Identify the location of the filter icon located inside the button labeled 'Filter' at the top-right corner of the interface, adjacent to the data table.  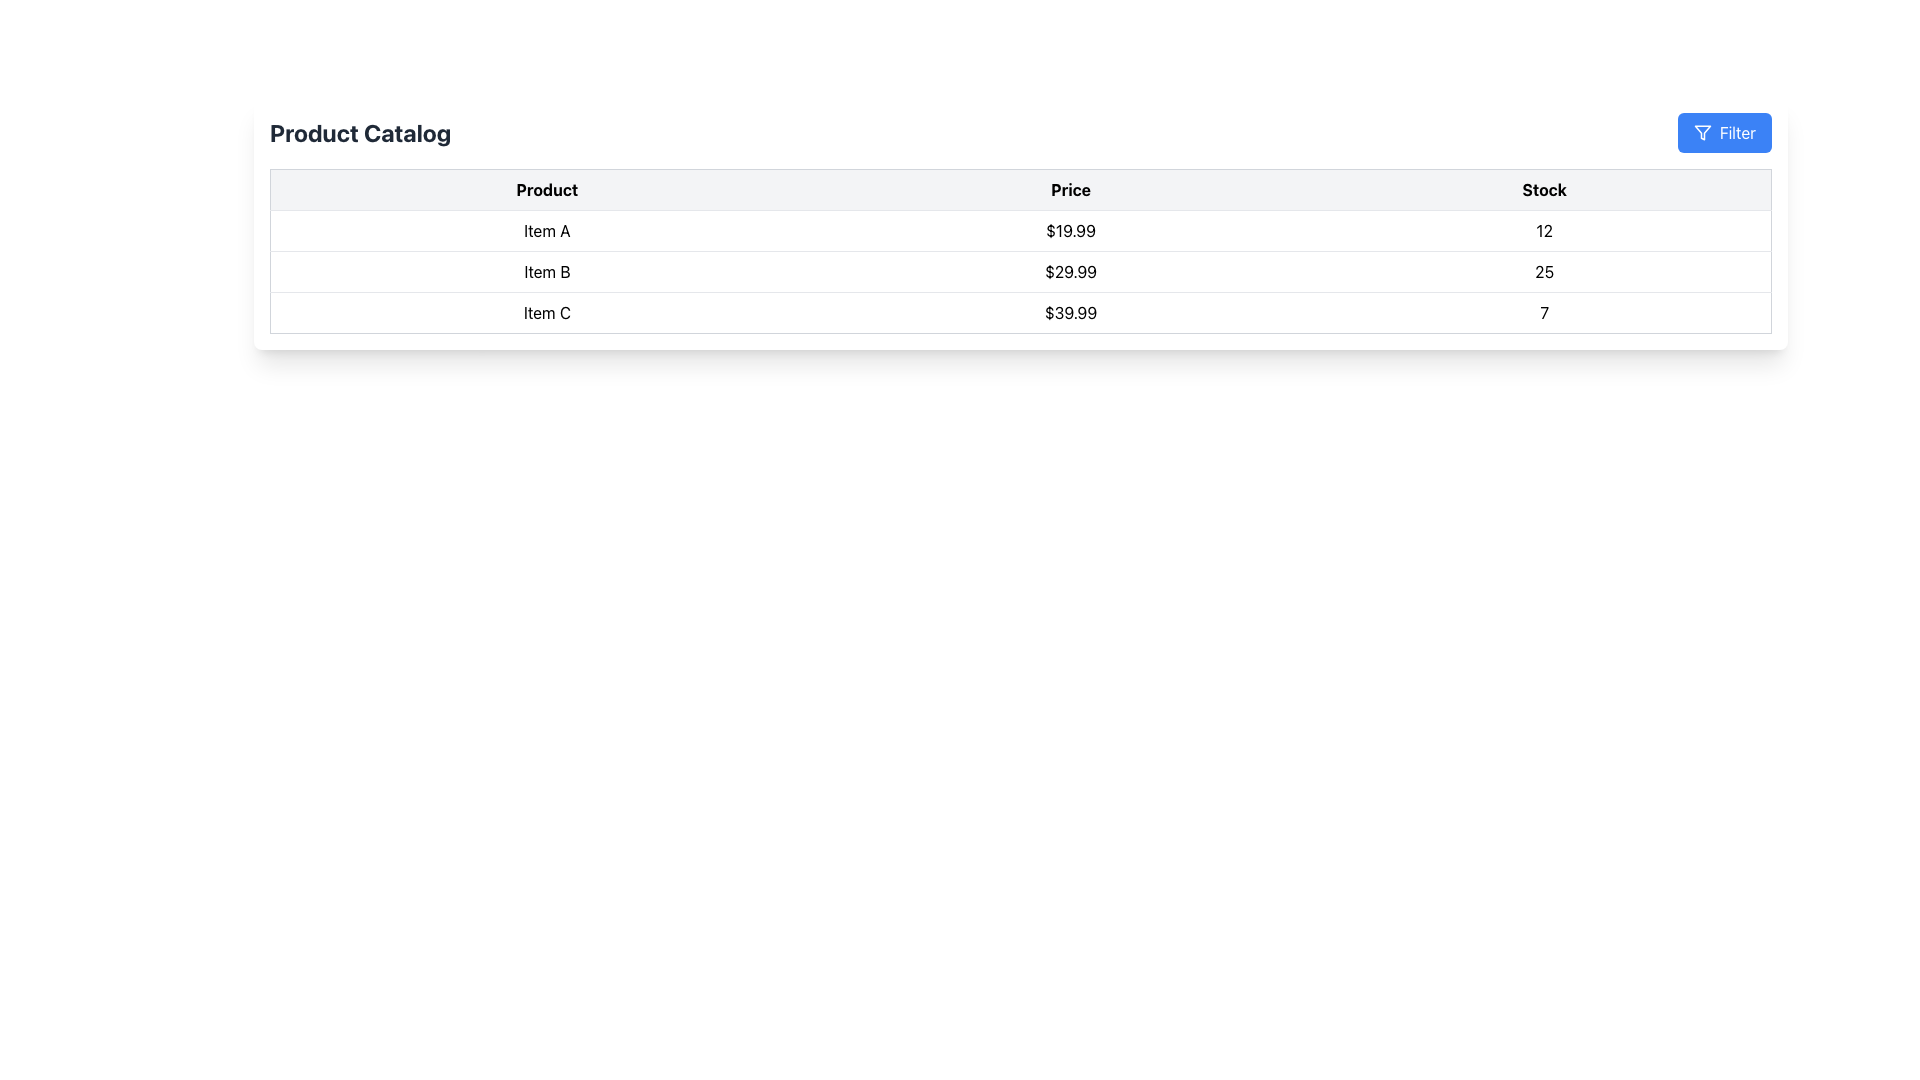
(1701, 132).